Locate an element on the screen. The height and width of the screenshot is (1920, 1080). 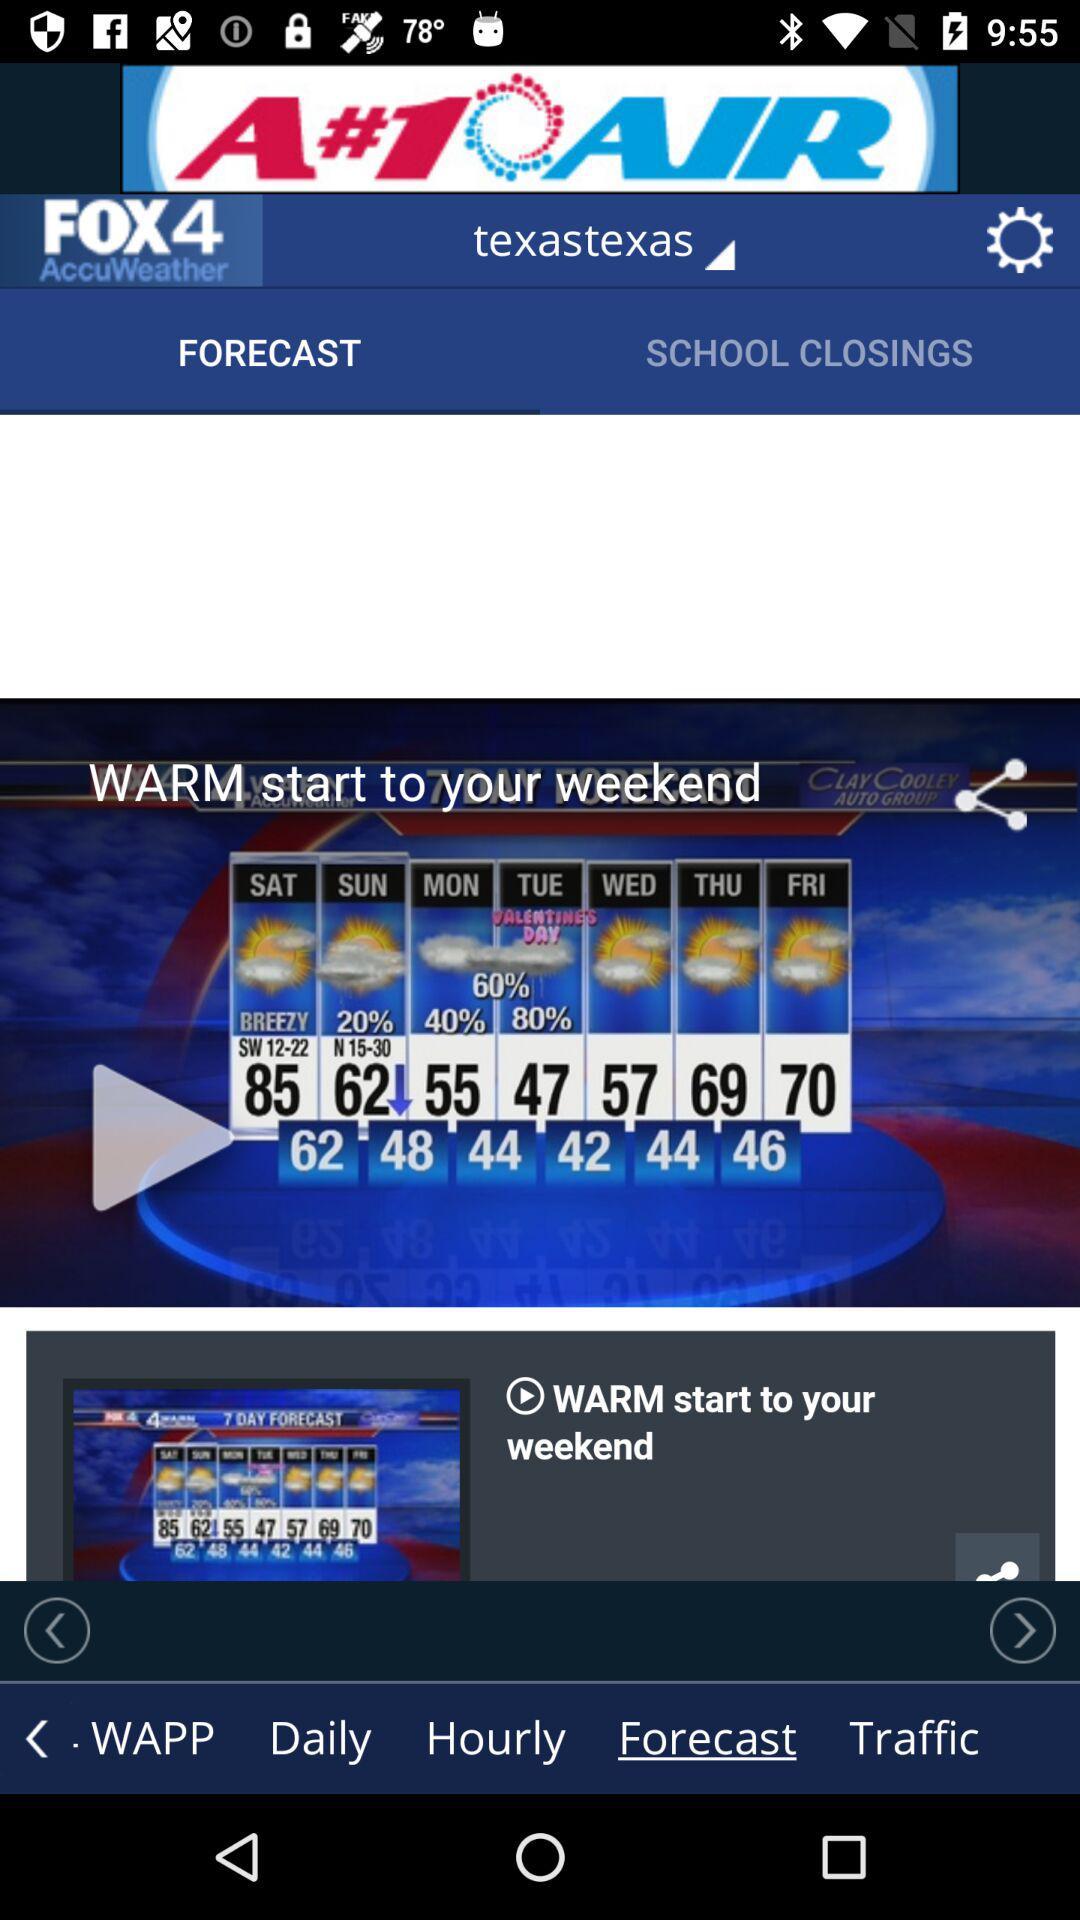
the item next to texastexas item is located at coordinates (131, 240).